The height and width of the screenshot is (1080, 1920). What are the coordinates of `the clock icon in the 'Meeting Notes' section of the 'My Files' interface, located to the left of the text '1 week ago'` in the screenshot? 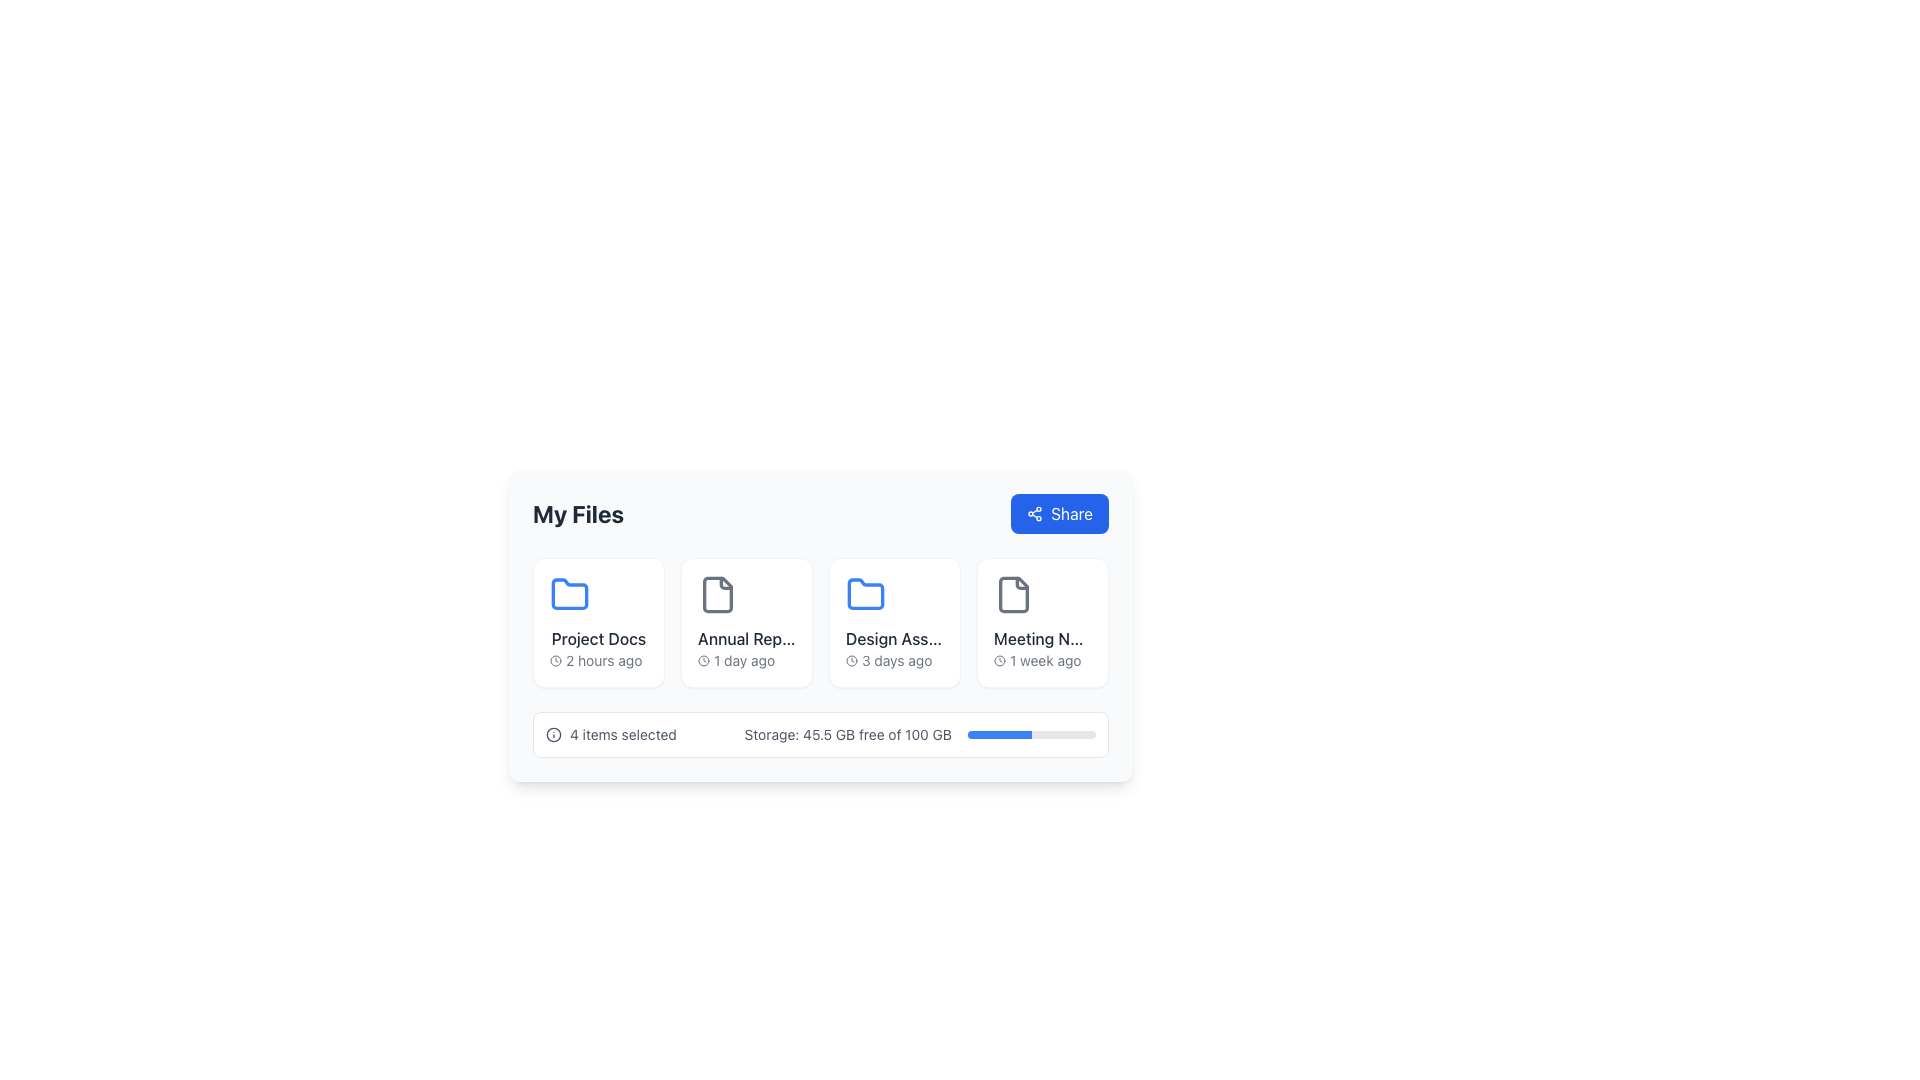 It's located at (999, 660).